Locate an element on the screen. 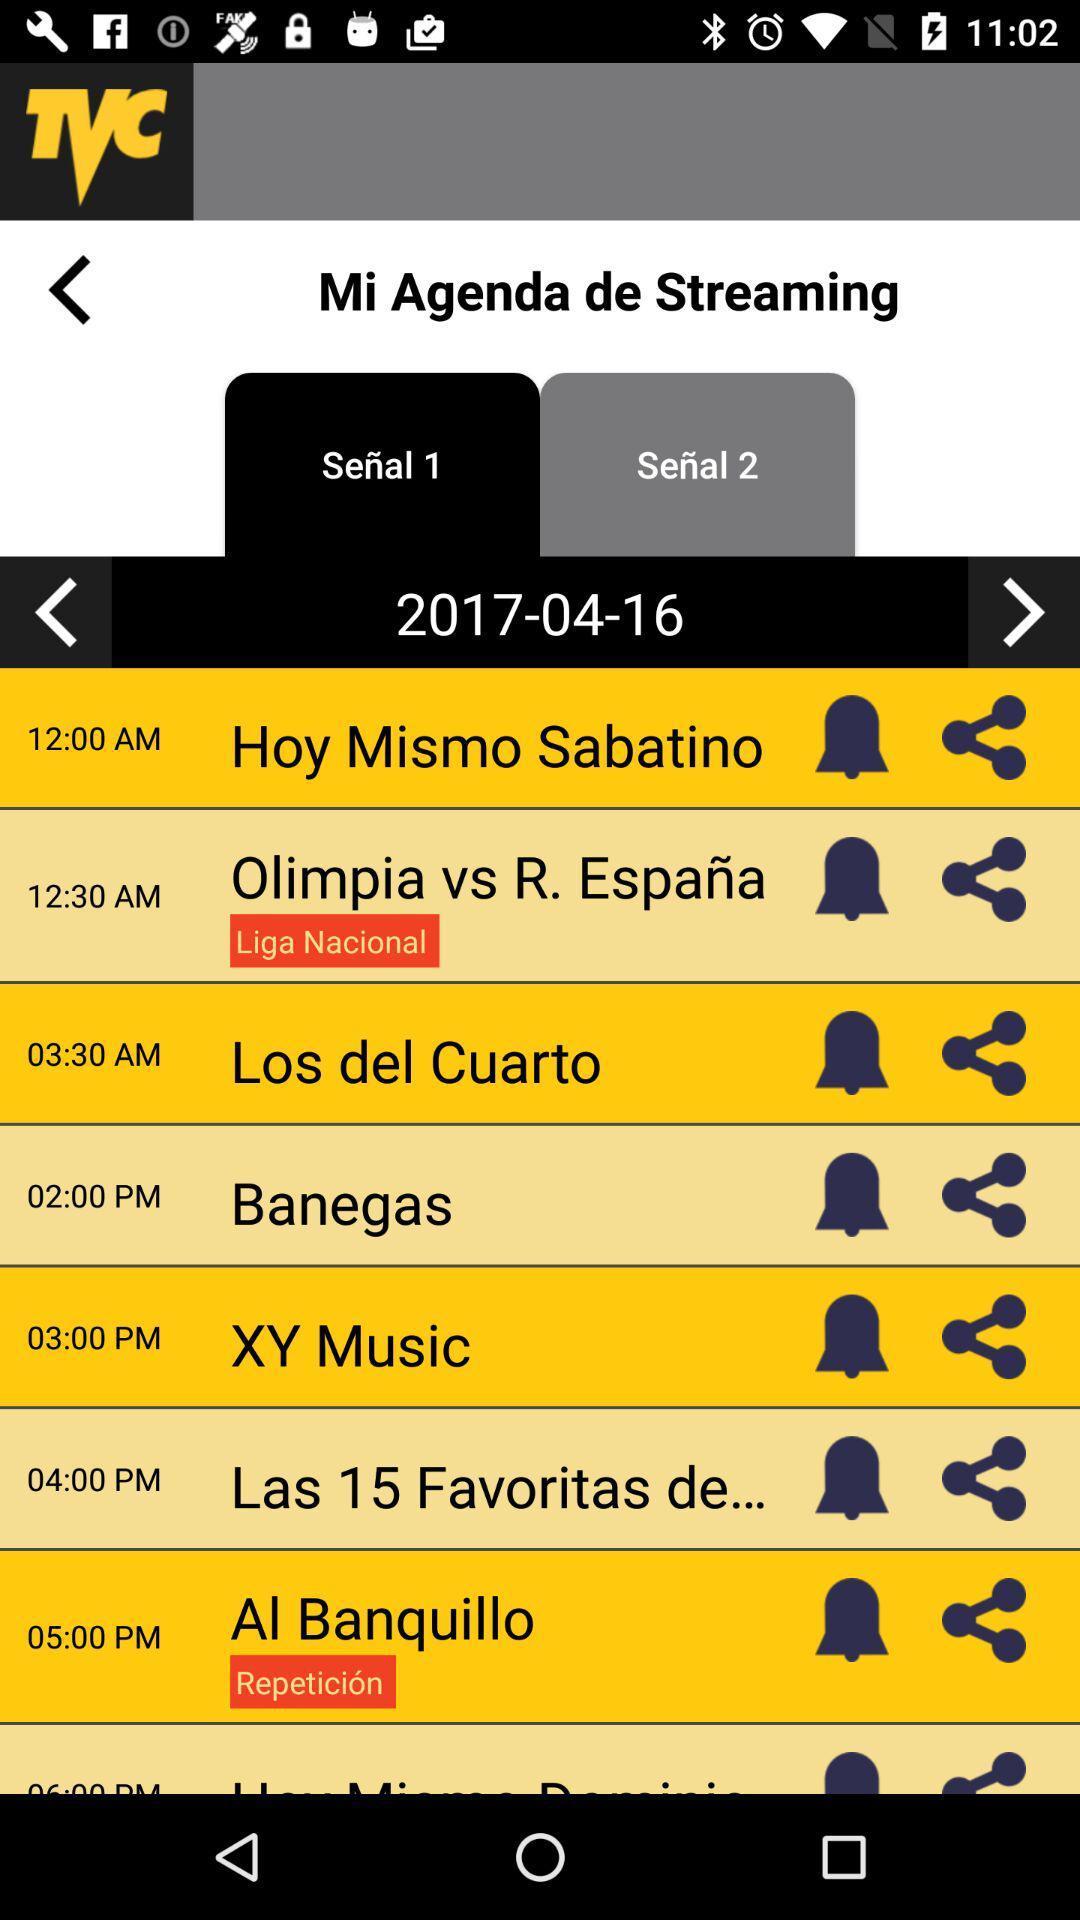 This screenshot has height=1920, width=1080. the arrow_backward icon is located at coordinates (54, 611).